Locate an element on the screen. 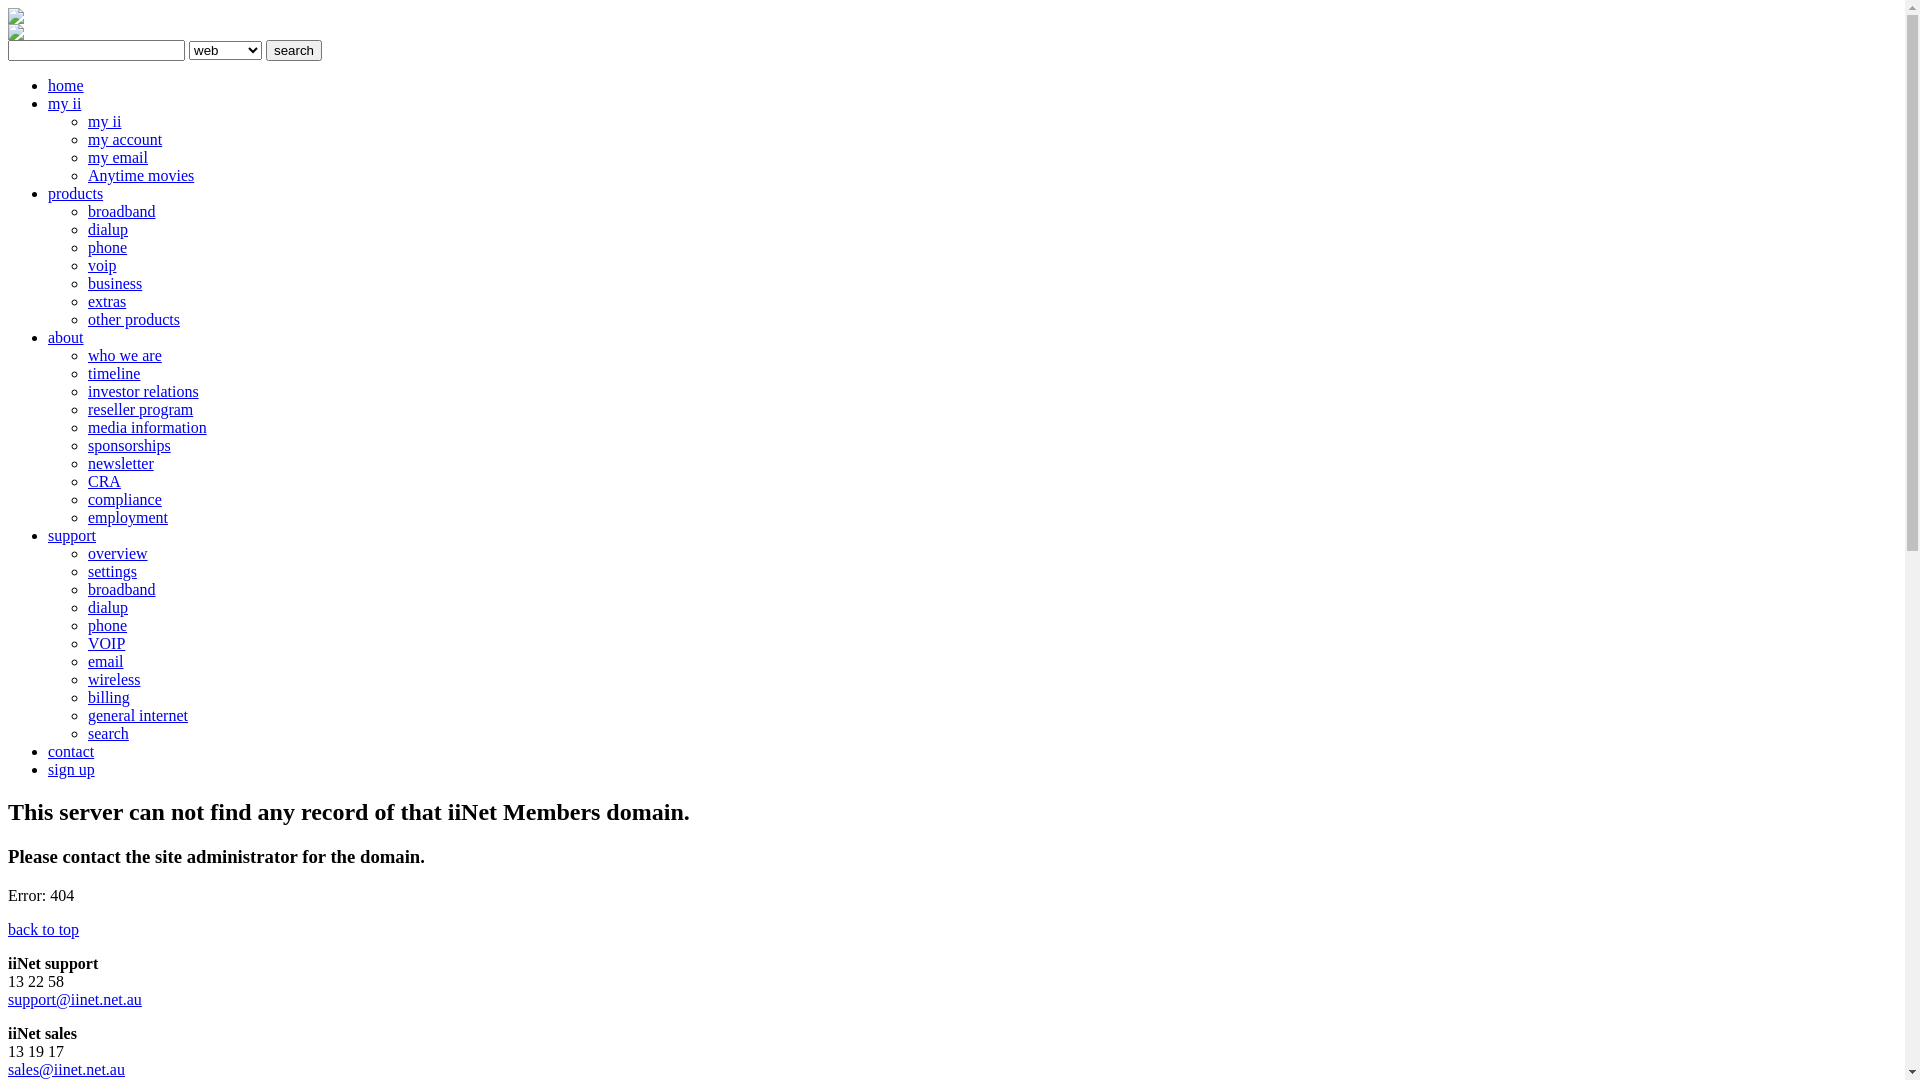 This screenshot has height=1080, width=1920. 'products' is located at coordinates (75, 193).